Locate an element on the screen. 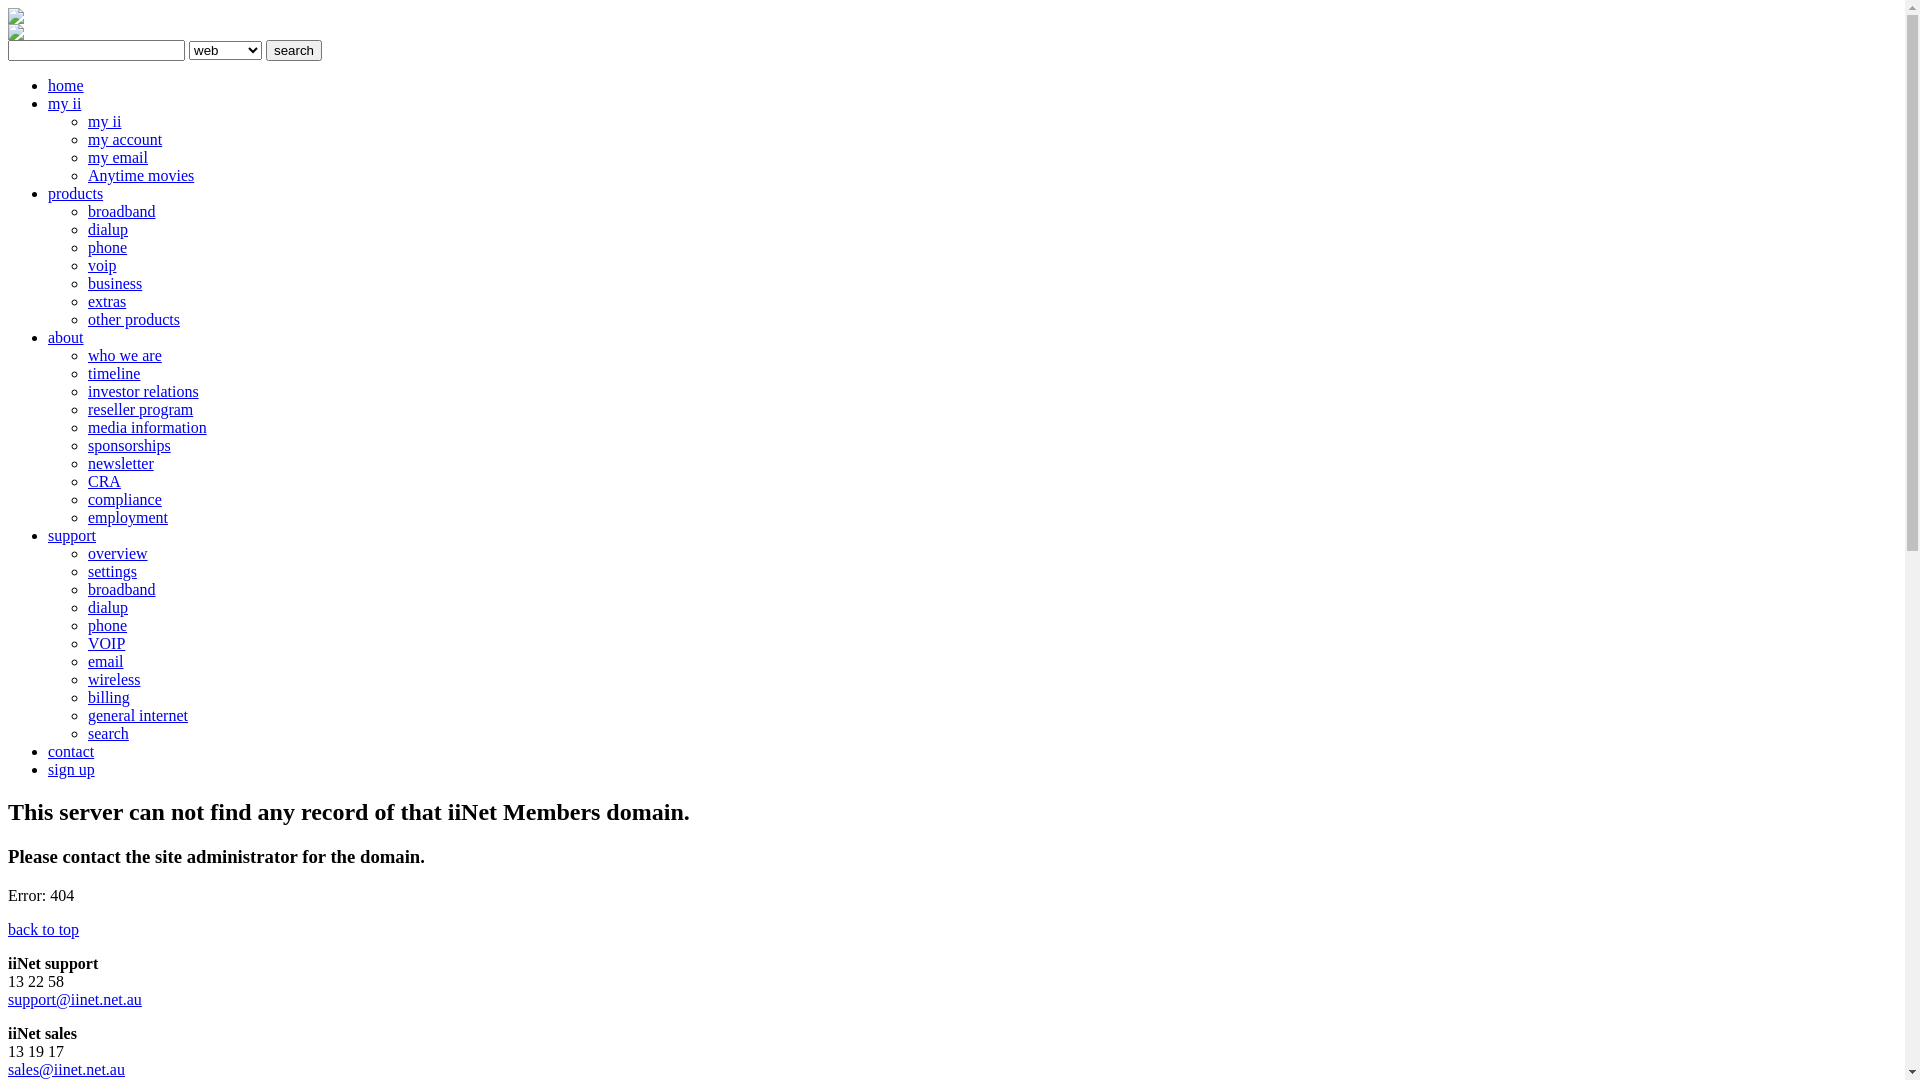 This screenshot has height=1080, width=1920. 'products' is located at coordinates (75, 193).